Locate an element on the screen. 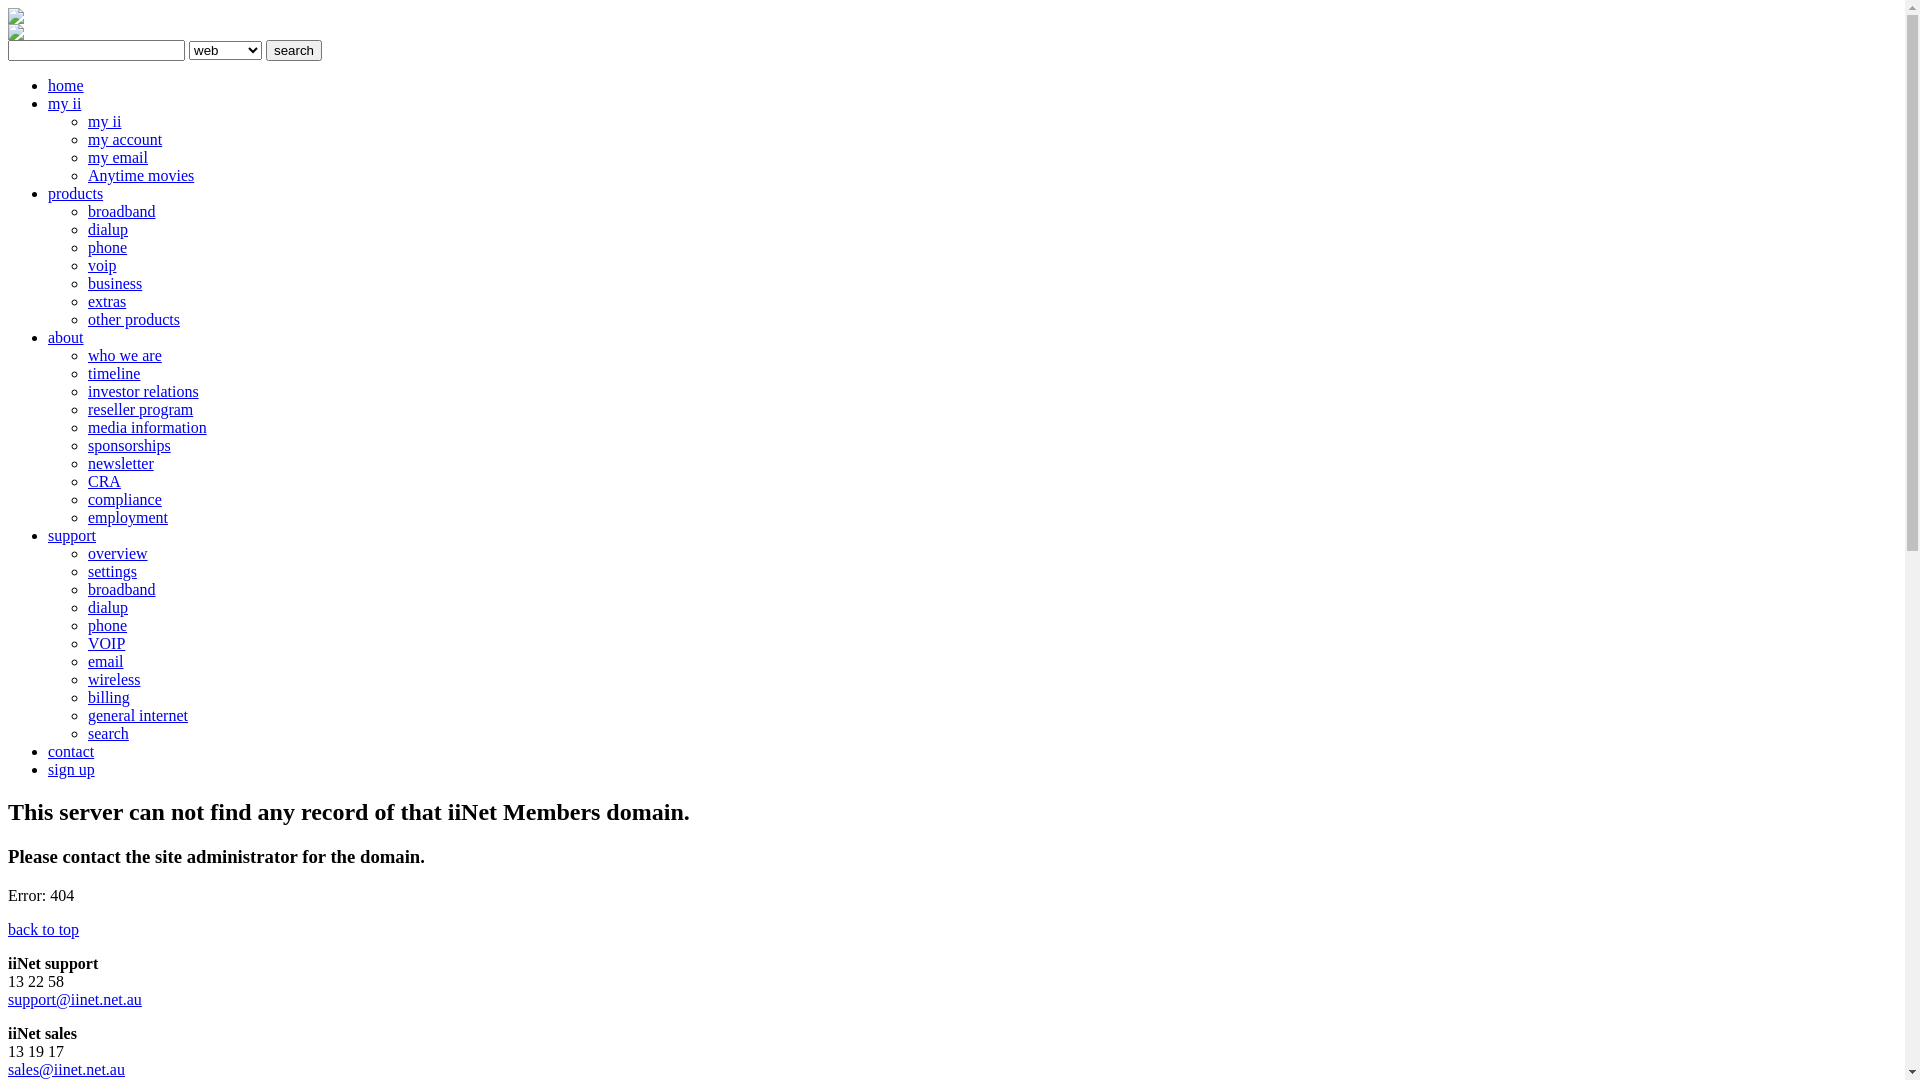 This screenshot has height=1080, width=1920. 'products' is located at coordinates (75, 193).